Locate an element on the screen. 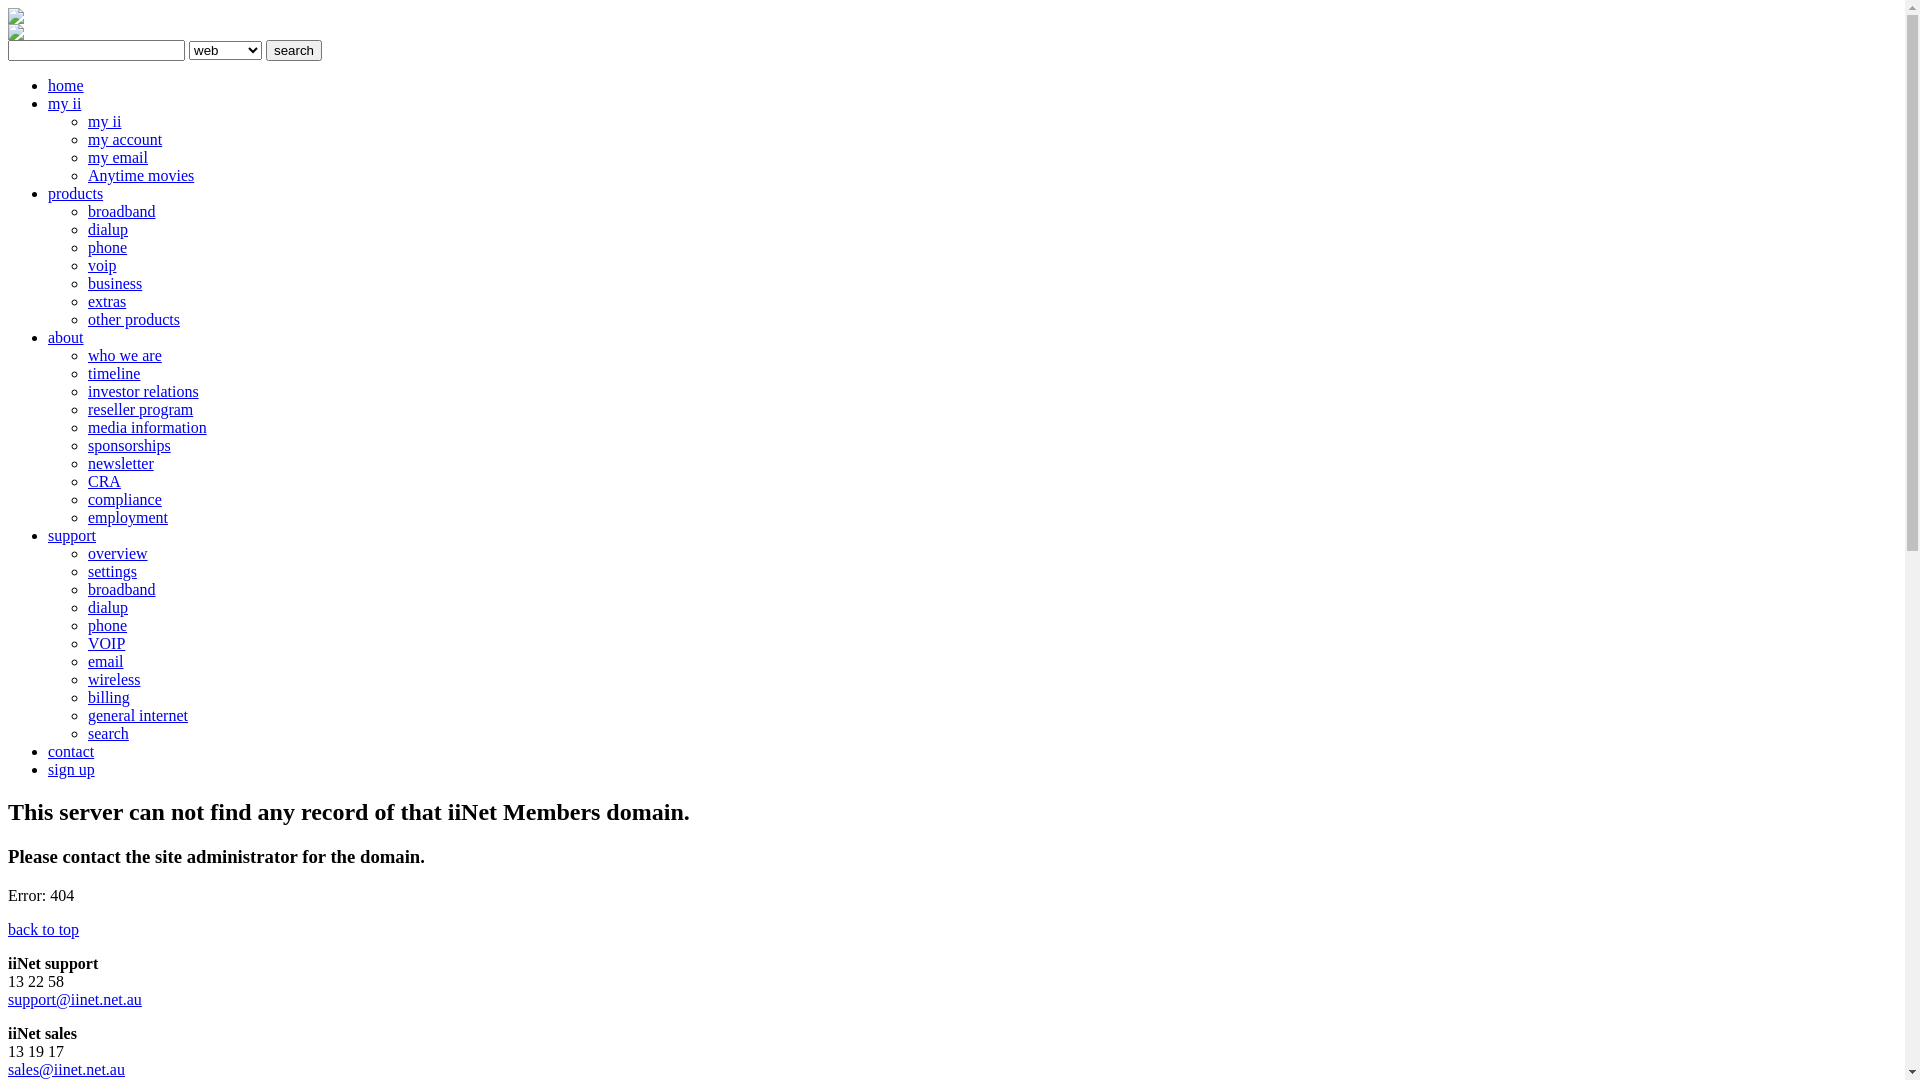 This screenshot has height=1080, width=1920. 'products' is located at coordinates (75, 193).